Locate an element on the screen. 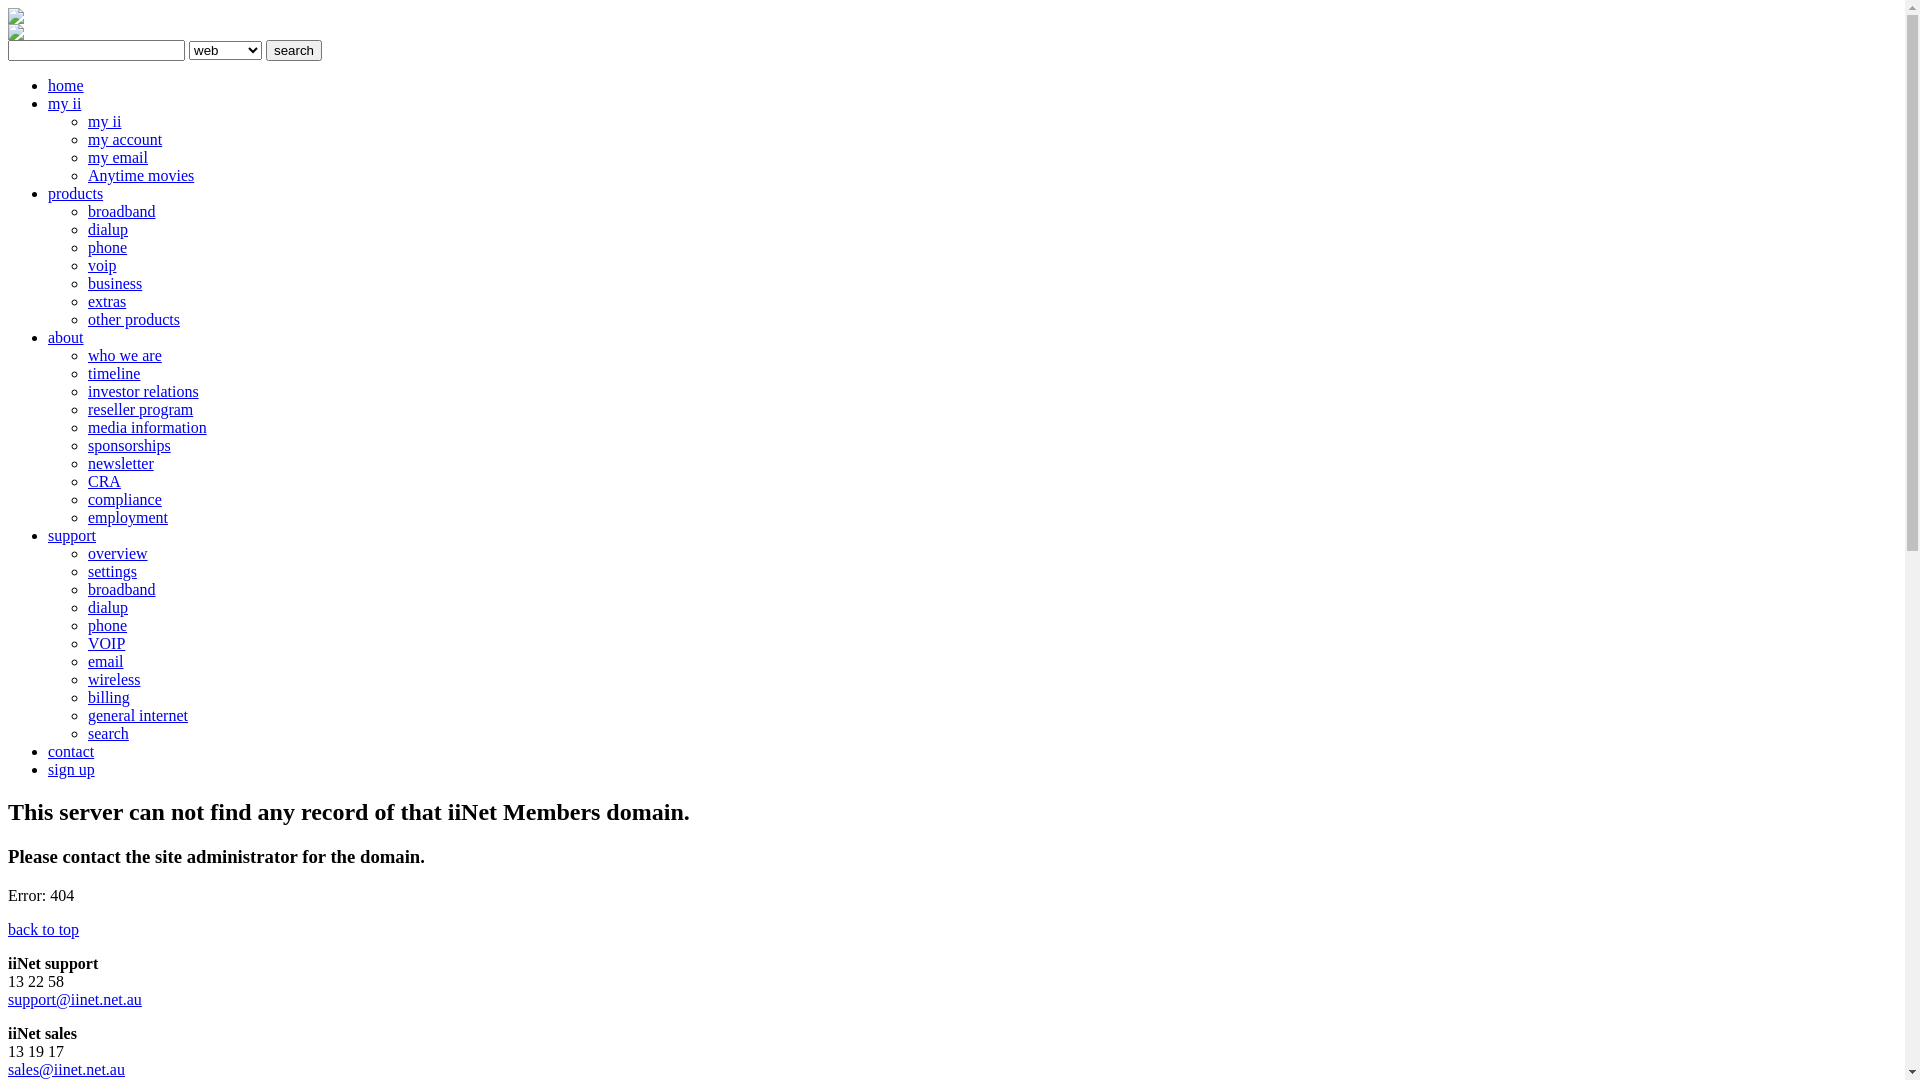 This screenshot has height=1080, width=1920. 'products' is located at coordinates (75, 193).